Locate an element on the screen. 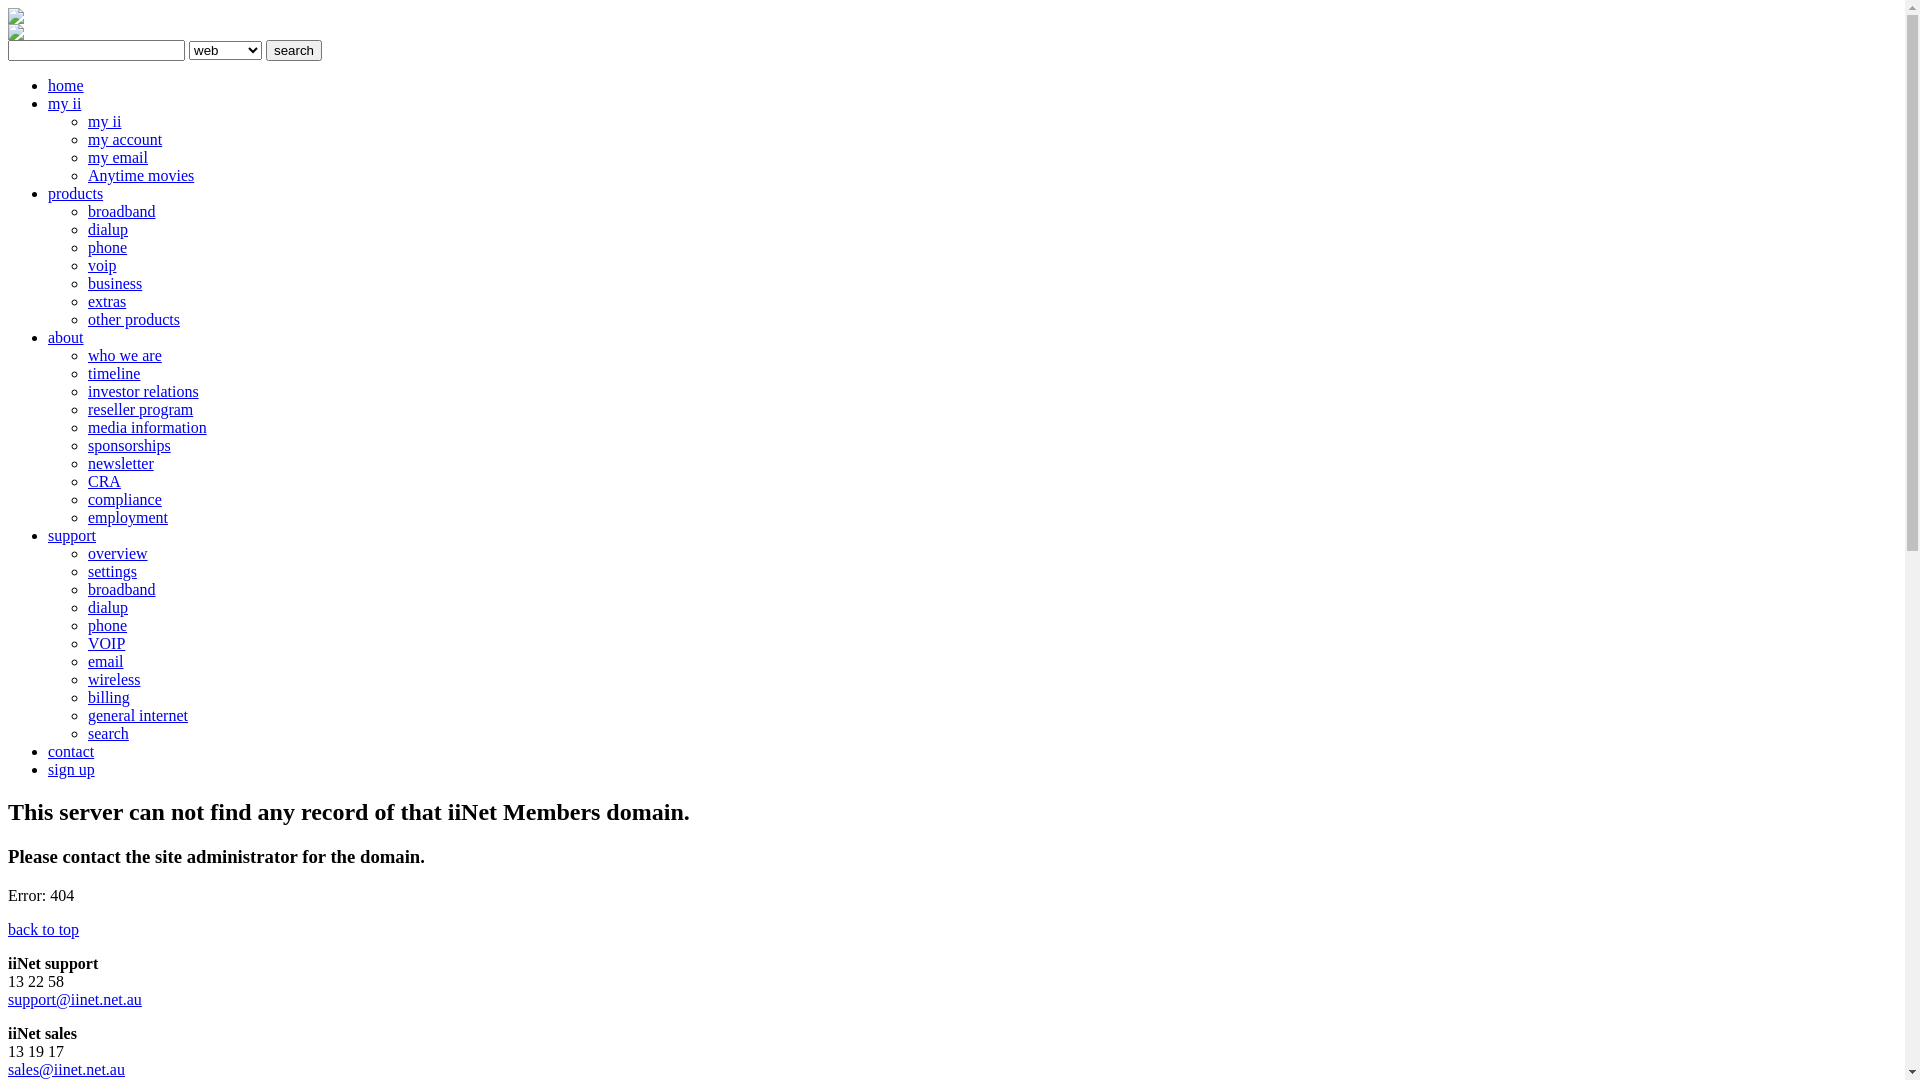 This screenshot has height=1080, width=1920. 'products' is located at coordinates (75, 193).